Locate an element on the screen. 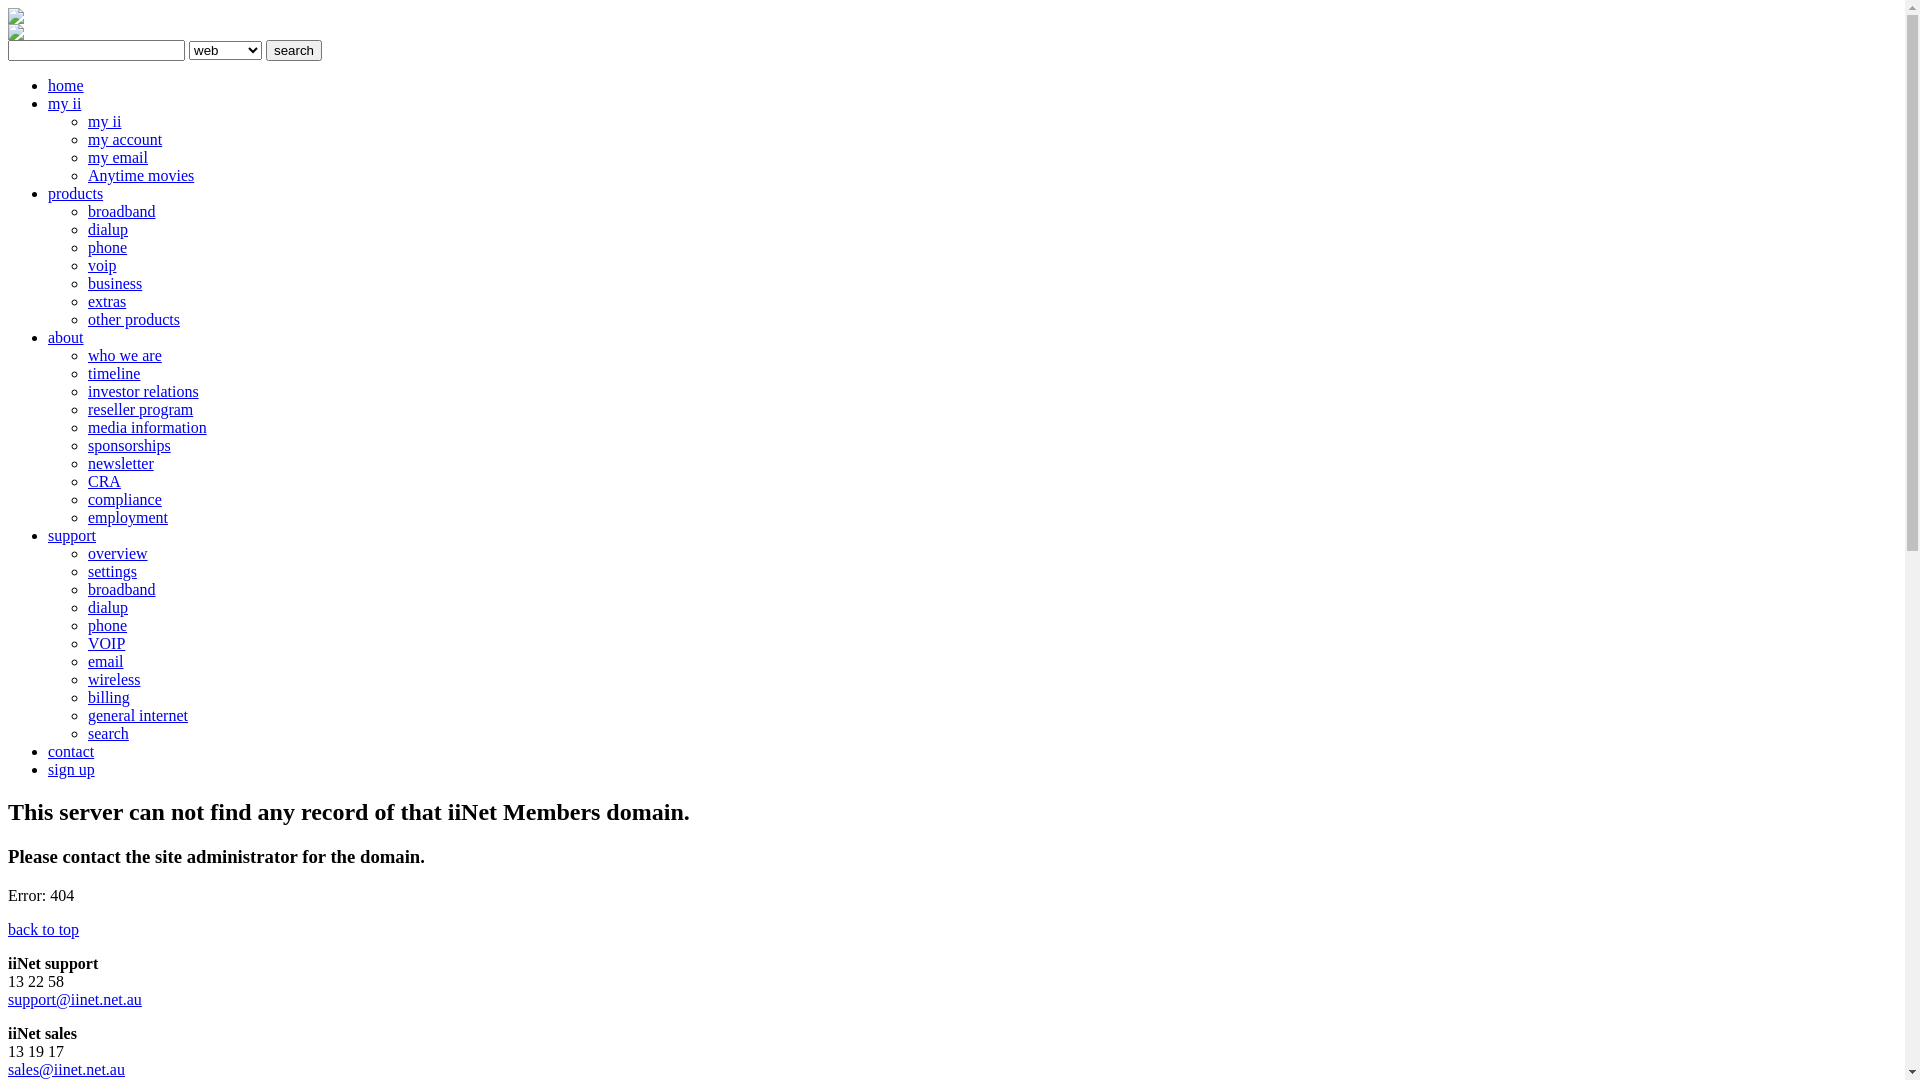 This screenshot has height=1080, width=1920. 'products' is located at coordinates (75, 193).